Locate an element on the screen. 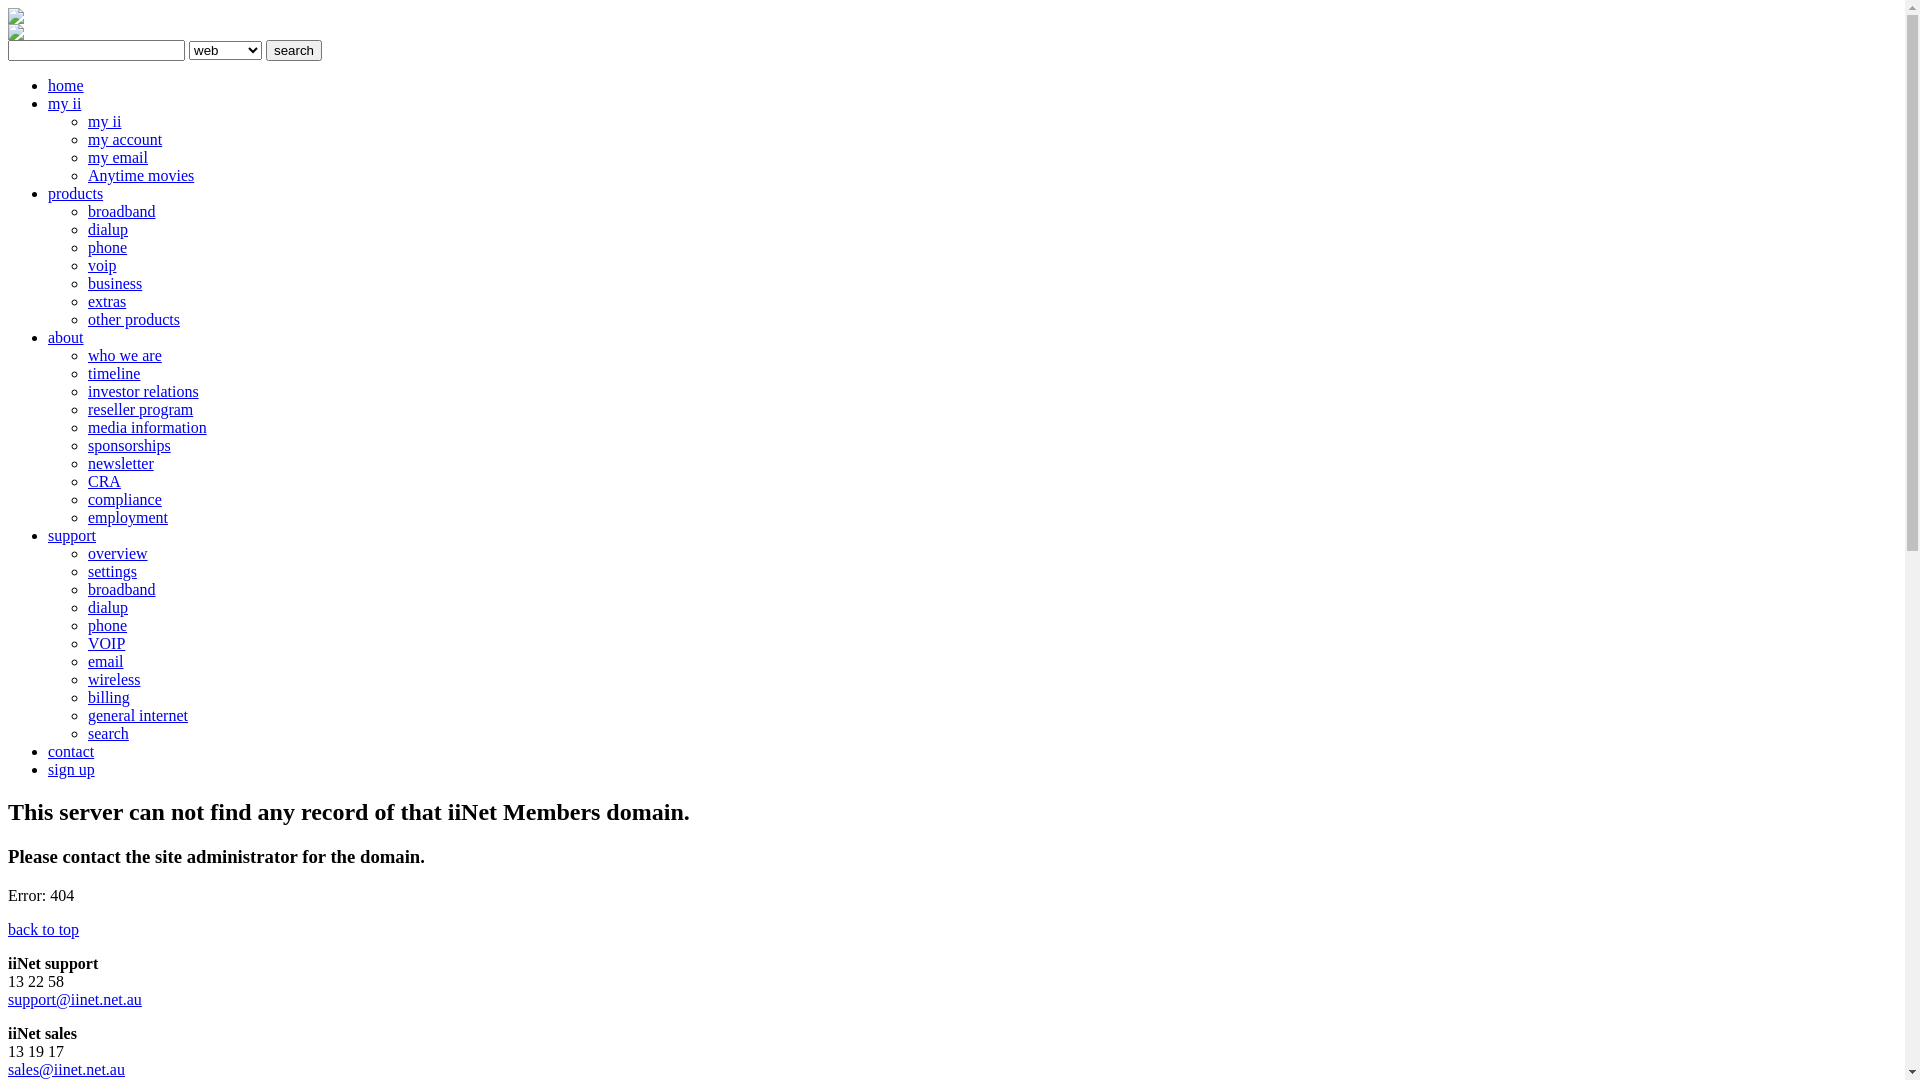 This screenshot has height=1080, width=1920. 'products' is located at coordinates (75, 193).